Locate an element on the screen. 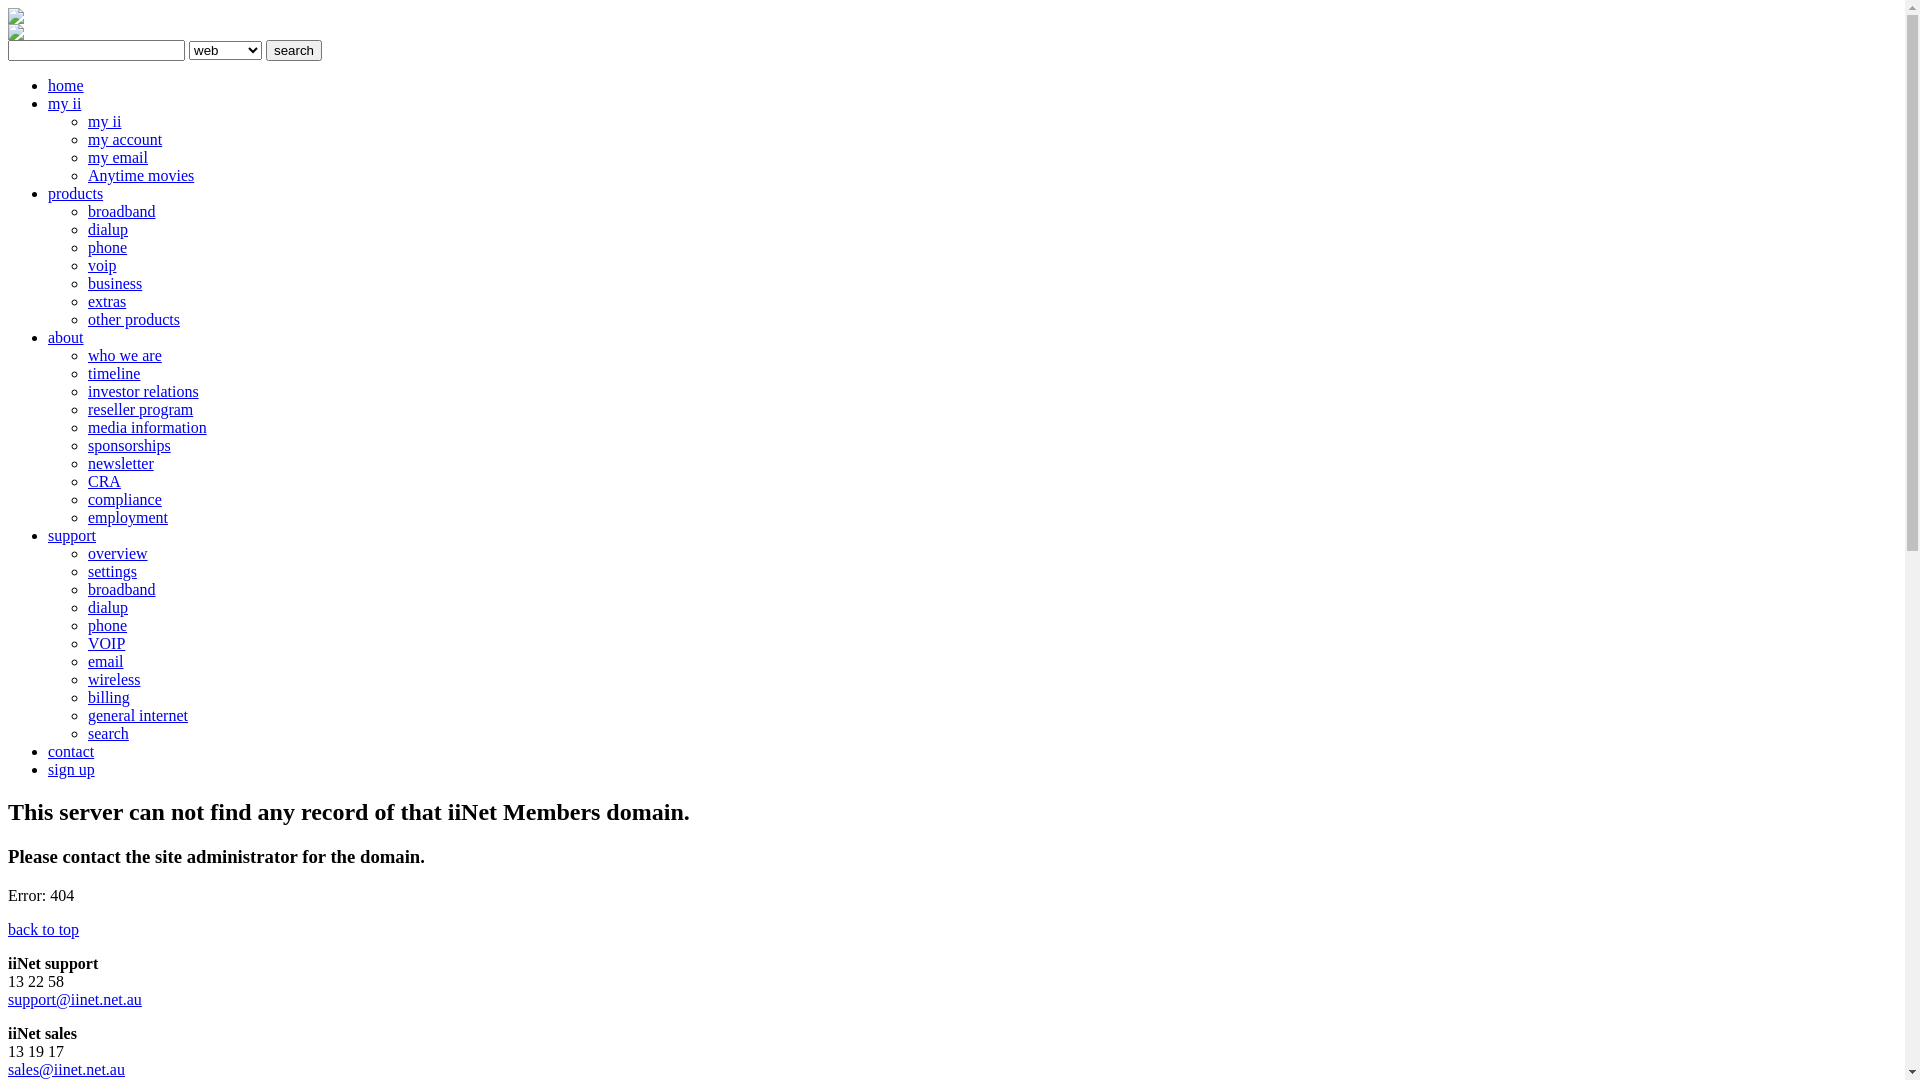 This screenshot has height=1080, width=1920. 'products' is located at coordinates (75, 193).